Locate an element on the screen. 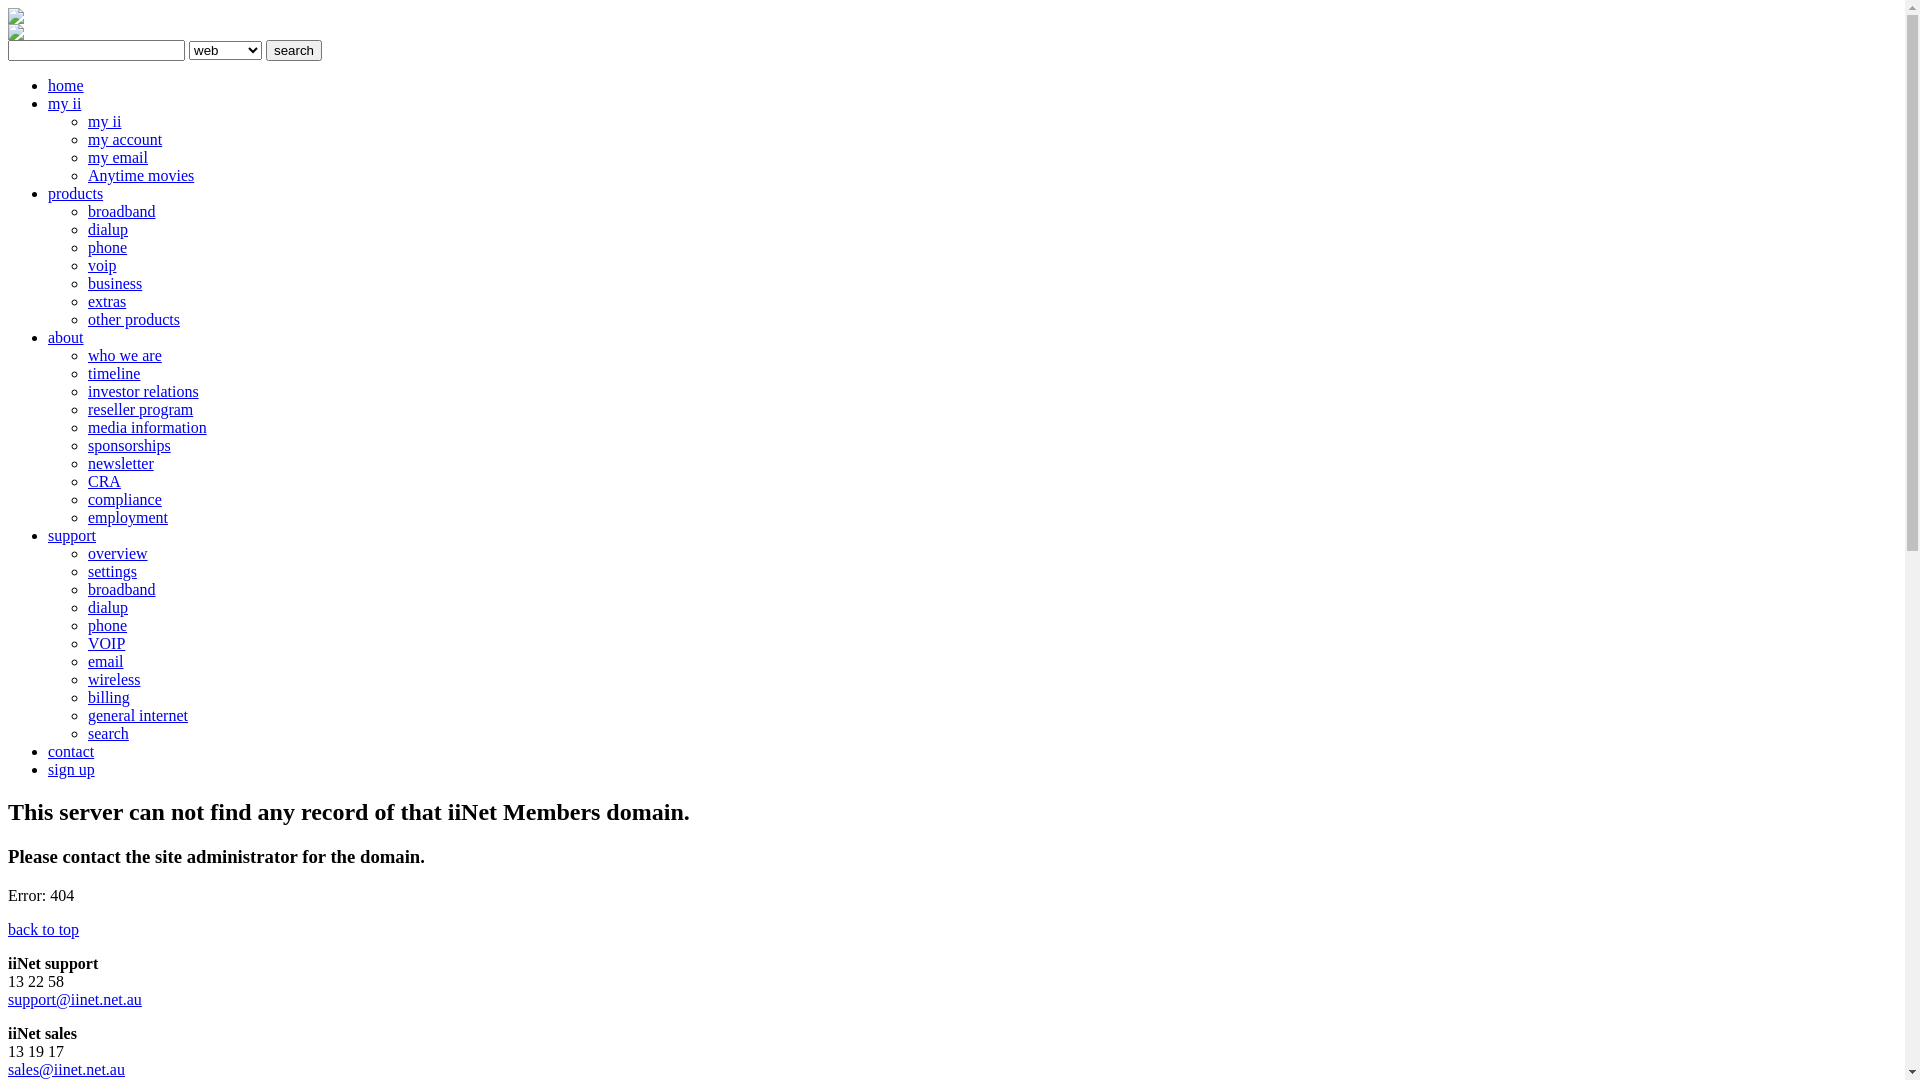 This screenshot has height=1080, width=1920. 'products' is located at coordinates (75, 193).